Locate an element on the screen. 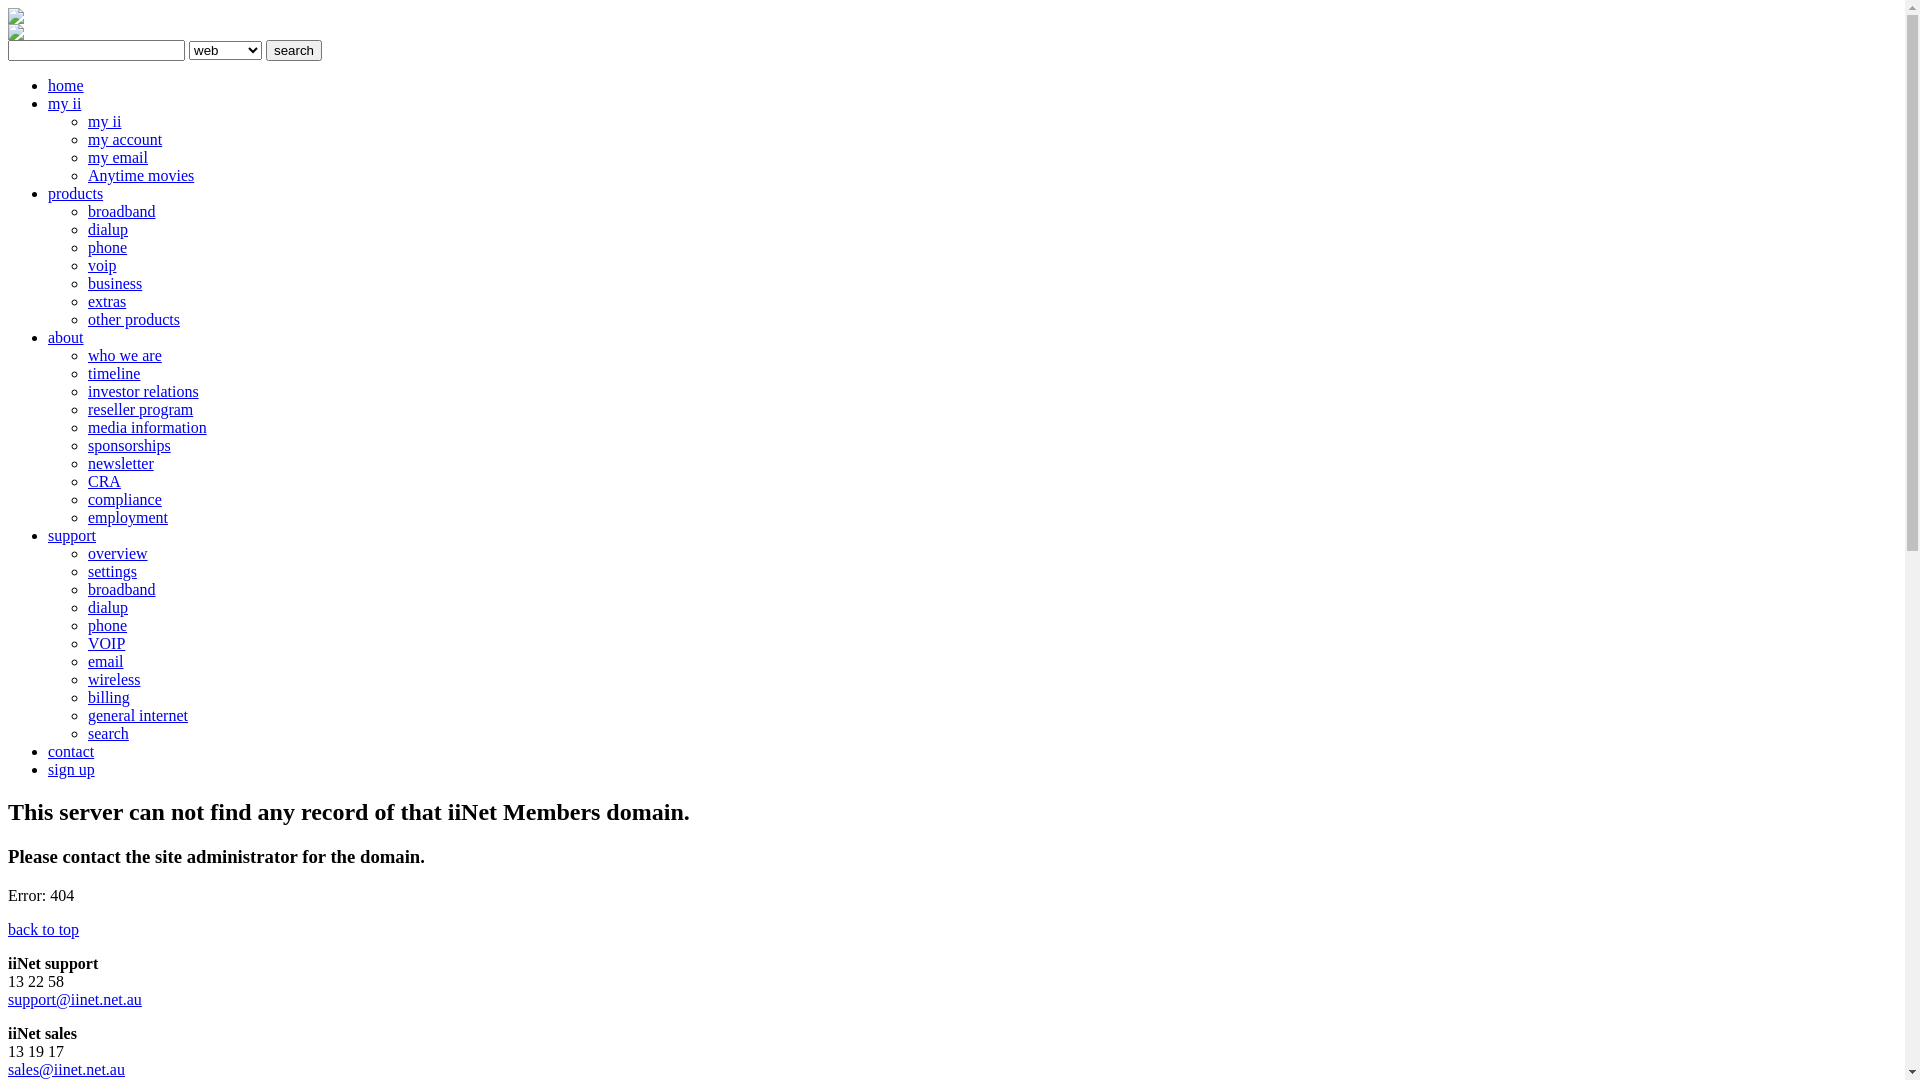 This screenshot has height=1080, width=1920. 'products' is located at coordinates (75, 193).